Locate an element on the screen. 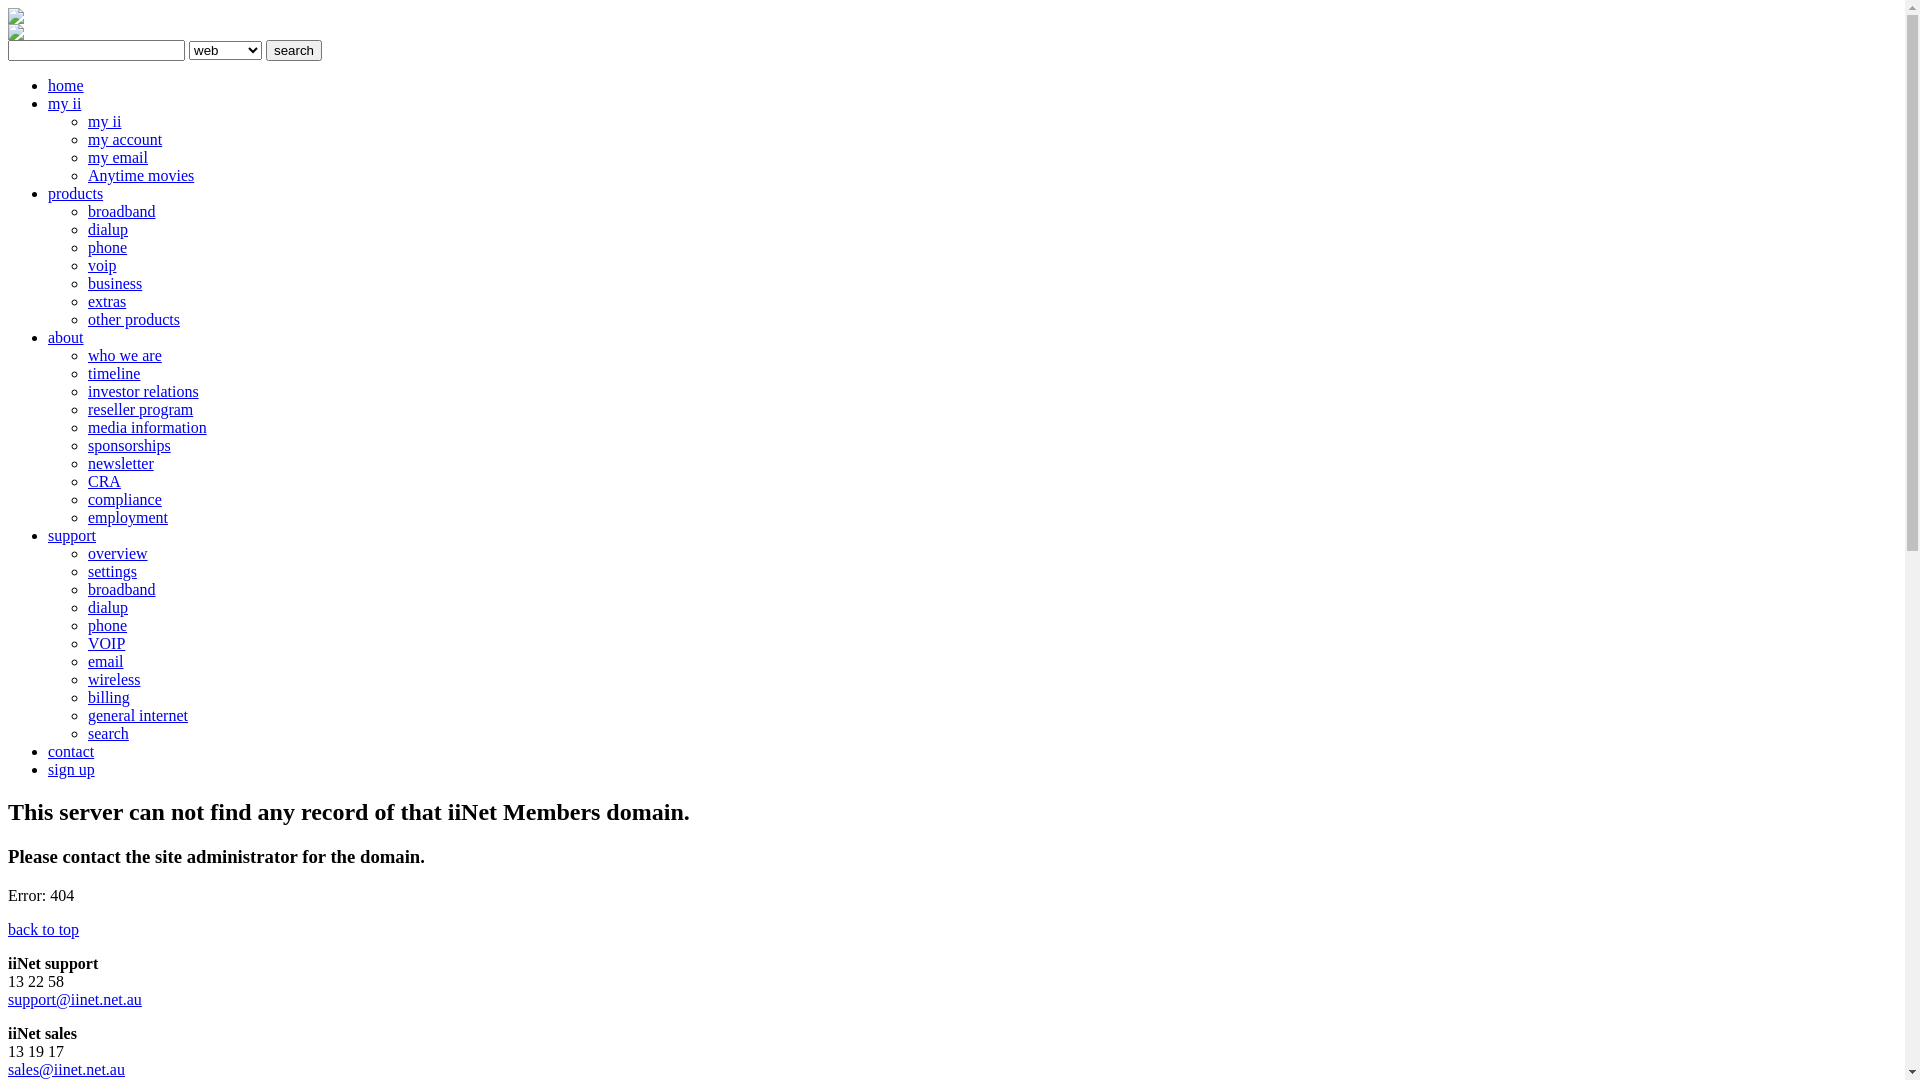 This screenshot has height=1080, width=1920. 'products' is located at coordinates (75, 193).